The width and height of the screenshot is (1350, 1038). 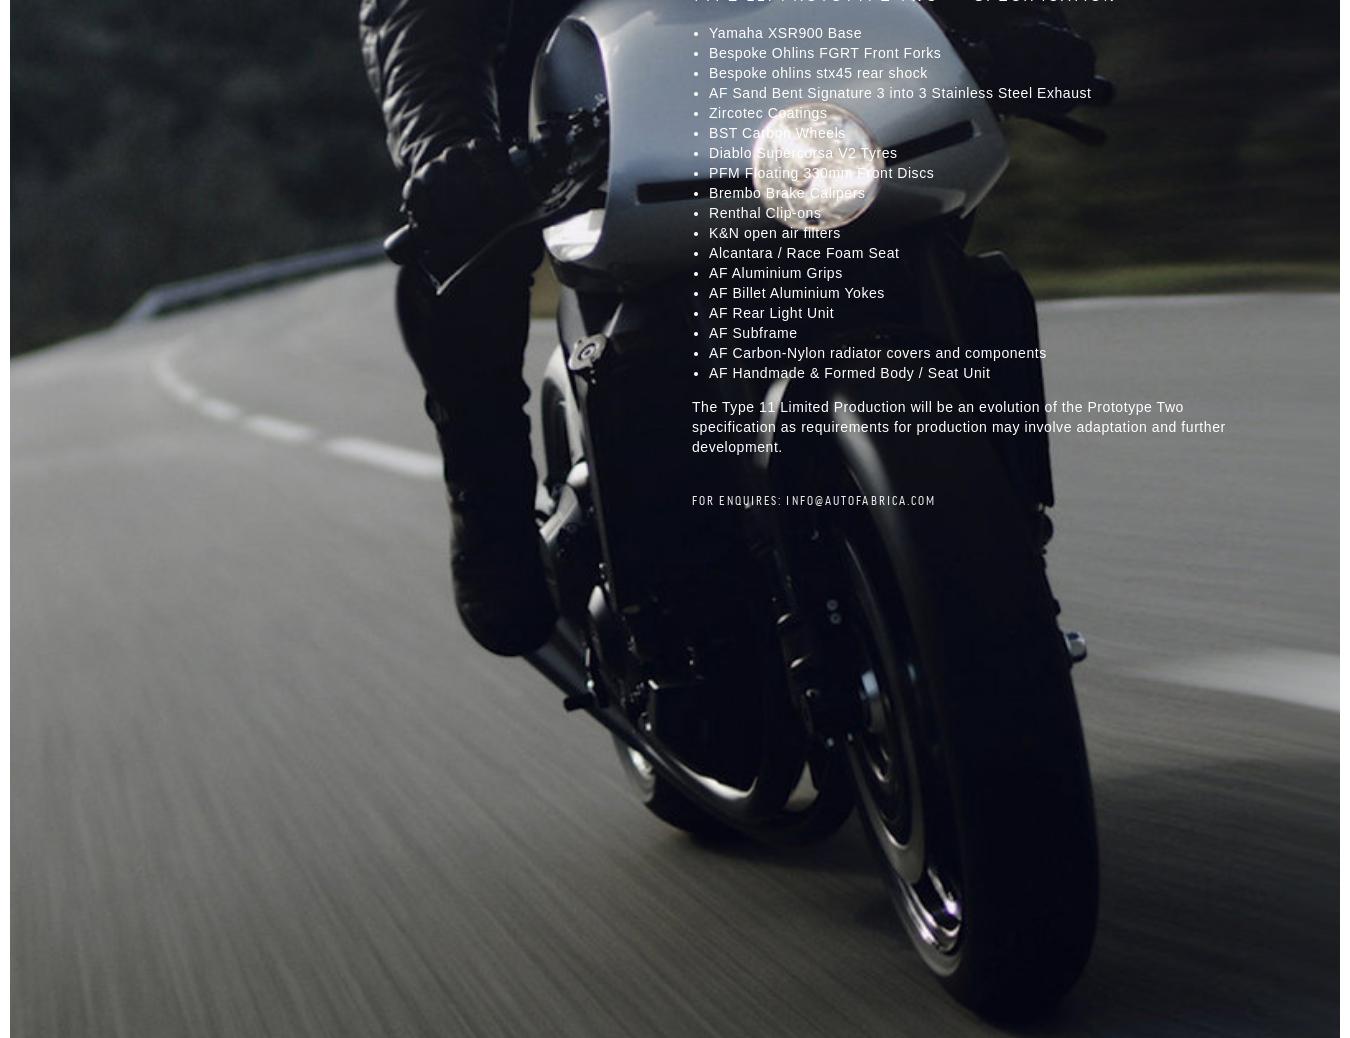 I want to click on 'AF Subframe', so click(x=752, y=331).